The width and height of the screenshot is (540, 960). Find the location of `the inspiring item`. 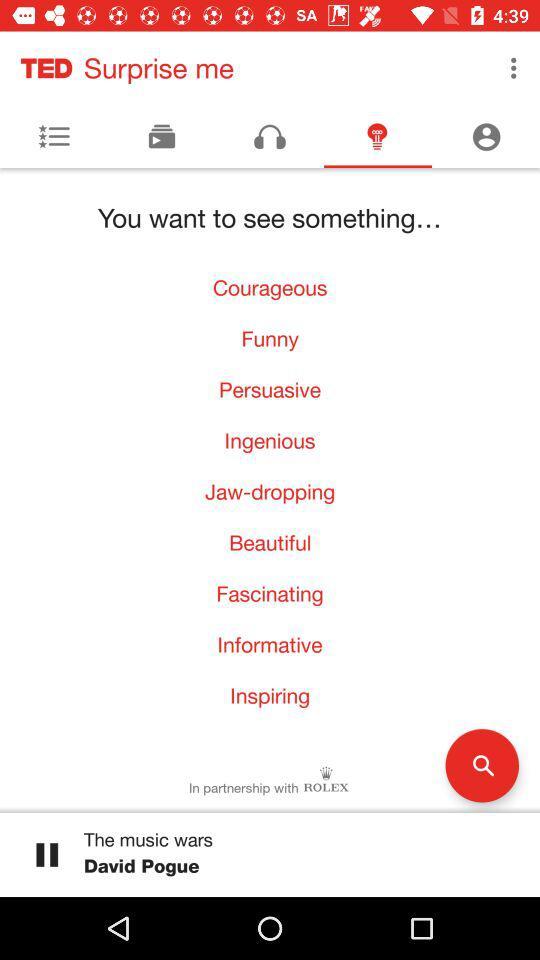

the inspiring item is located at coordinates (270, 695).